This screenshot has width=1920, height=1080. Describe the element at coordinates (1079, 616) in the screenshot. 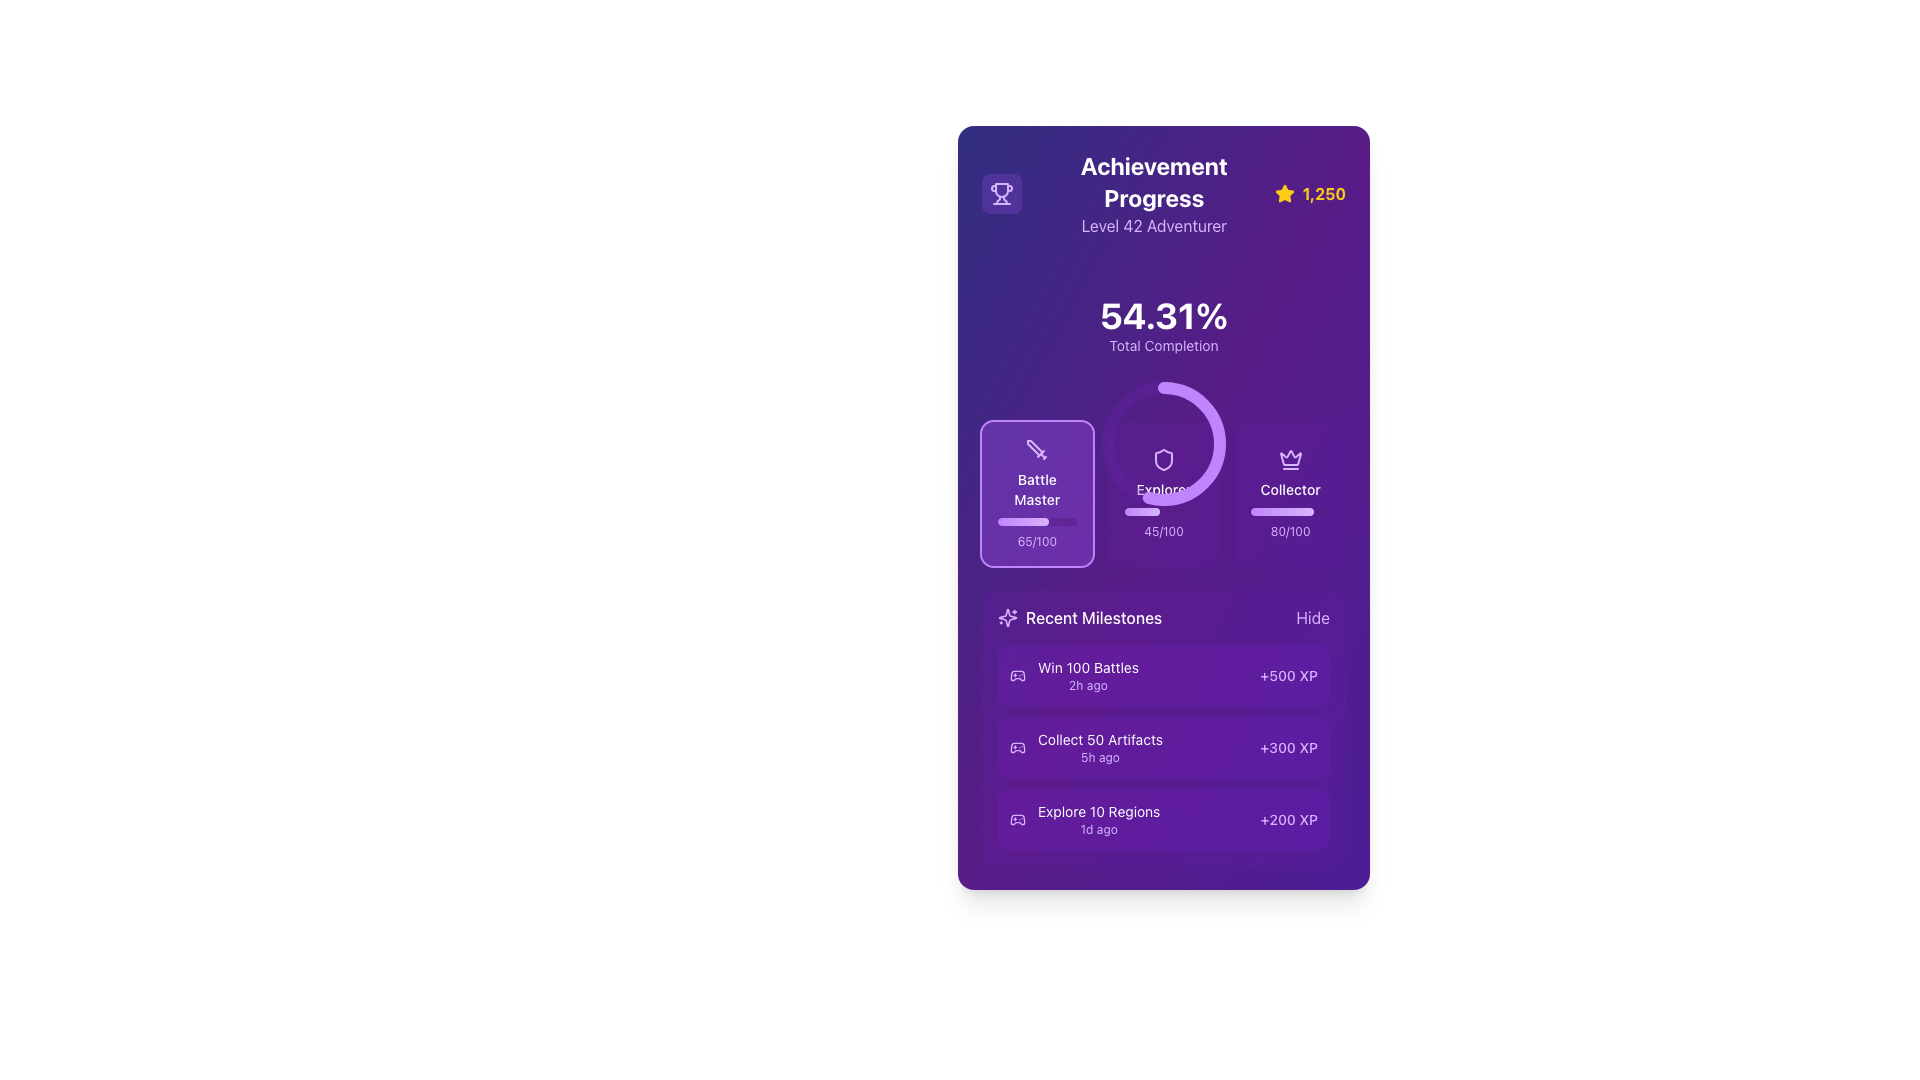

I see `text label 'Recent Milestones' accompanied by the sparkles icon, located in the upper-central area of the section header` at that location.